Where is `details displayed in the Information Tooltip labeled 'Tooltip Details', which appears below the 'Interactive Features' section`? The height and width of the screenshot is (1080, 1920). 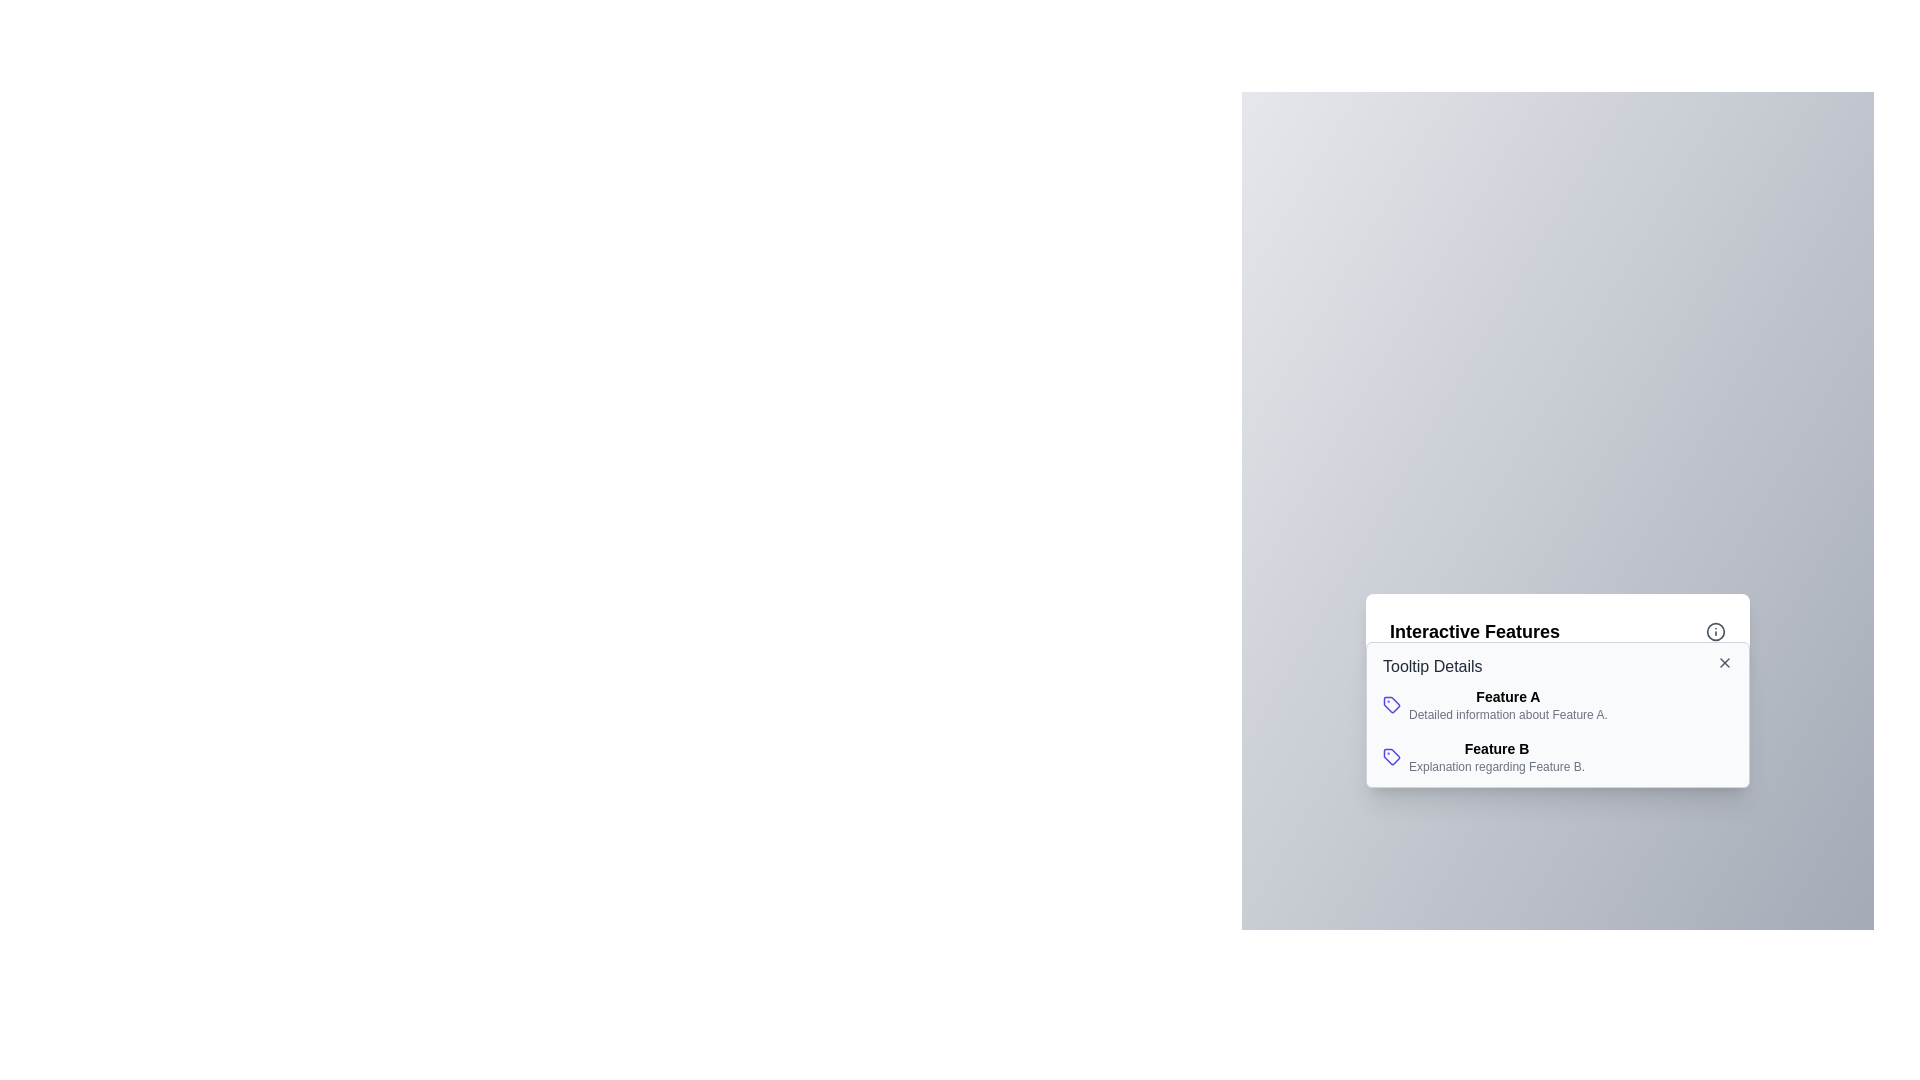
details displayed in the Information Tooltip labeled 'Tooltip Details', which appears below the 'Interactive Features' section is located at coordinates (1557, 713).